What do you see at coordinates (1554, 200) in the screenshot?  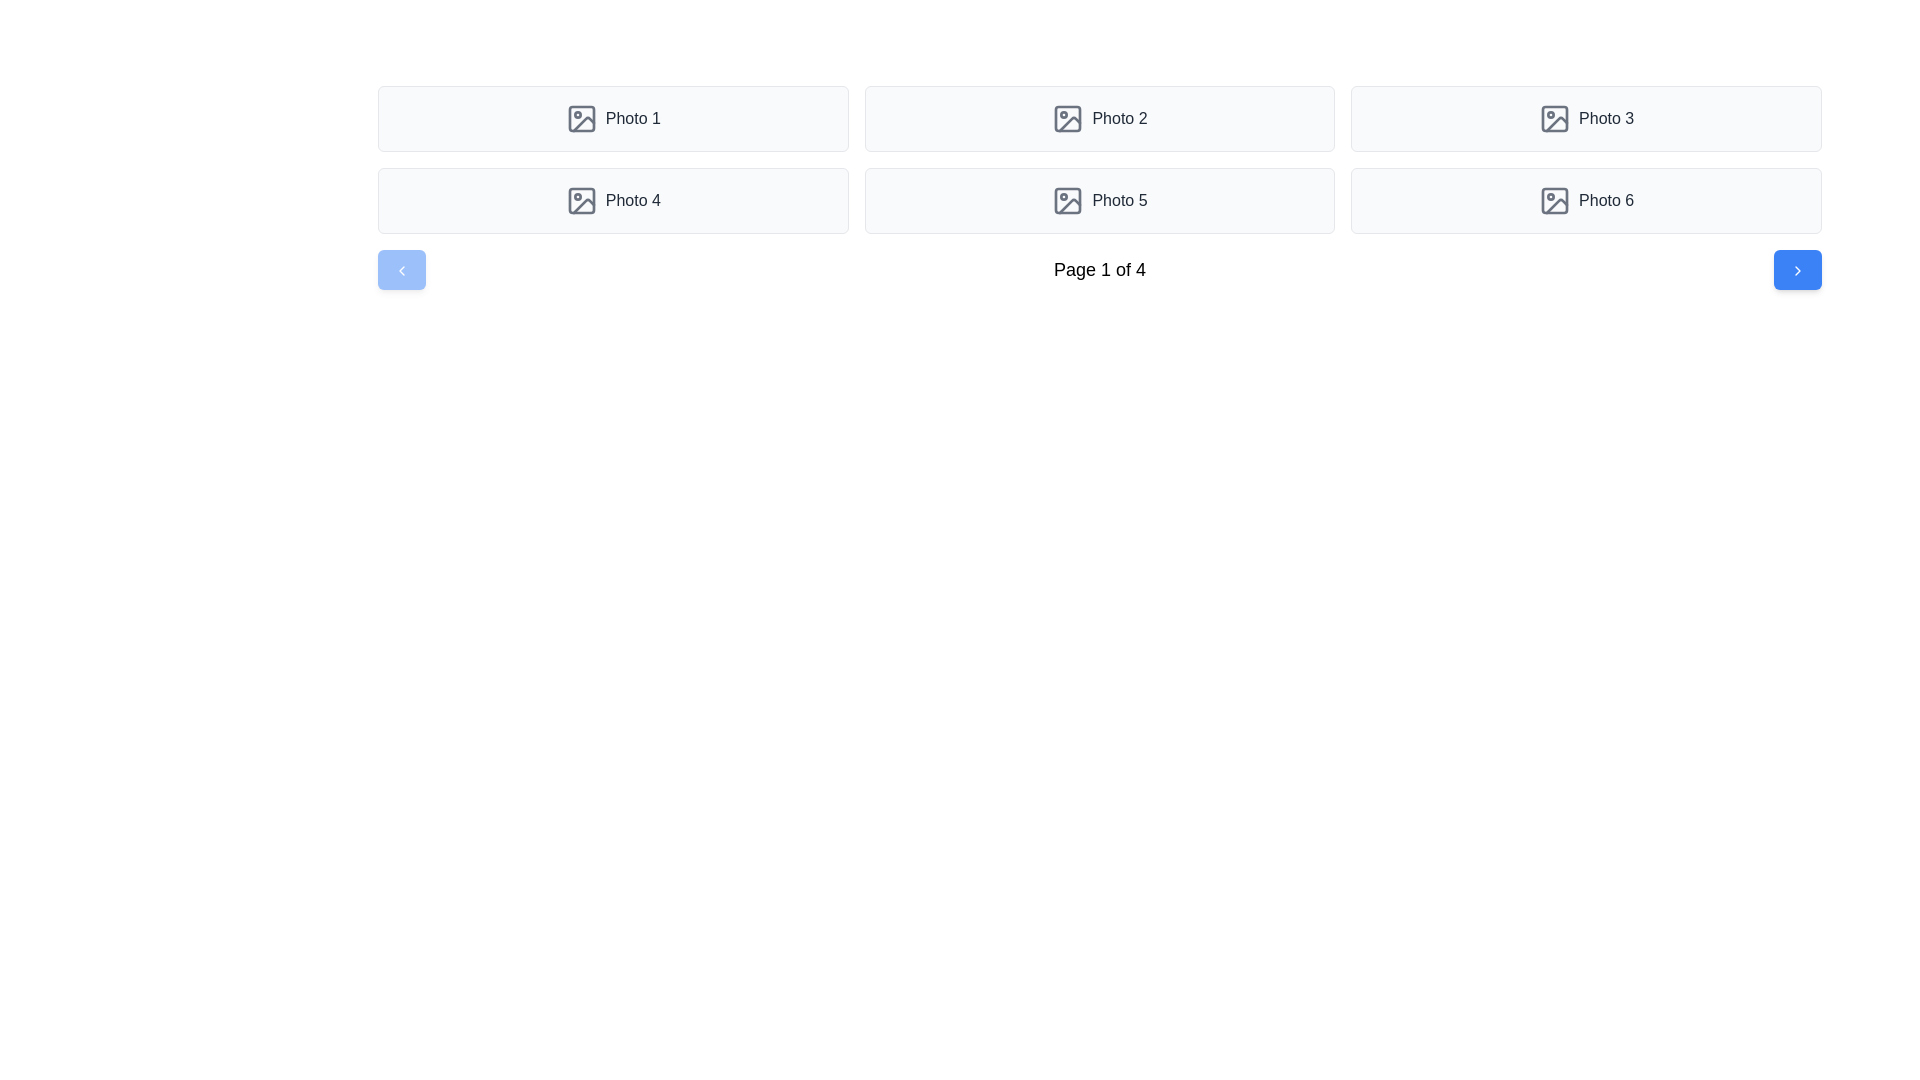 I see `the image placeholder icon representing 'Photo 6' in the bottom right of the grid` at bounding box center [1554, 200].